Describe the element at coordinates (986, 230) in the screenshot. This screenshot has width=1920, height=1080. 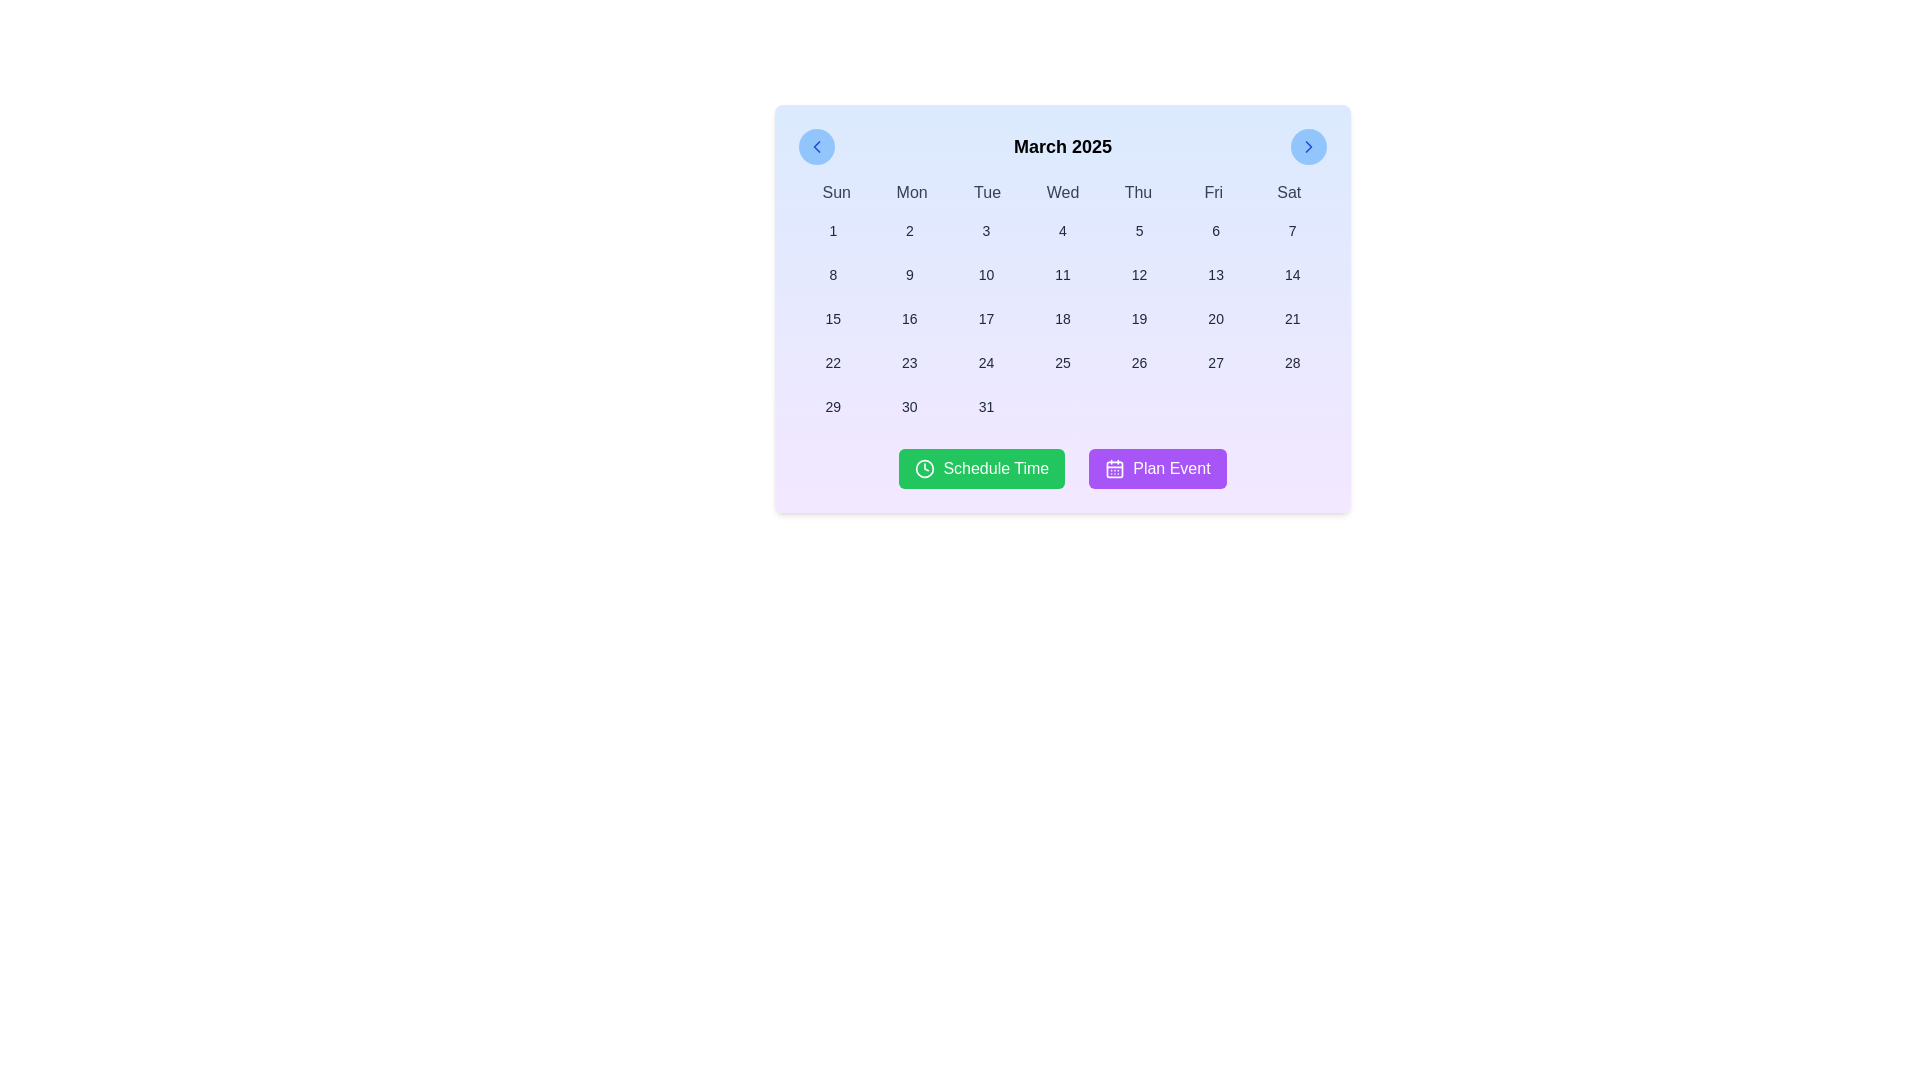
I see `the day selector button for Tuesday the 3rd in the calendar interface` at that location.